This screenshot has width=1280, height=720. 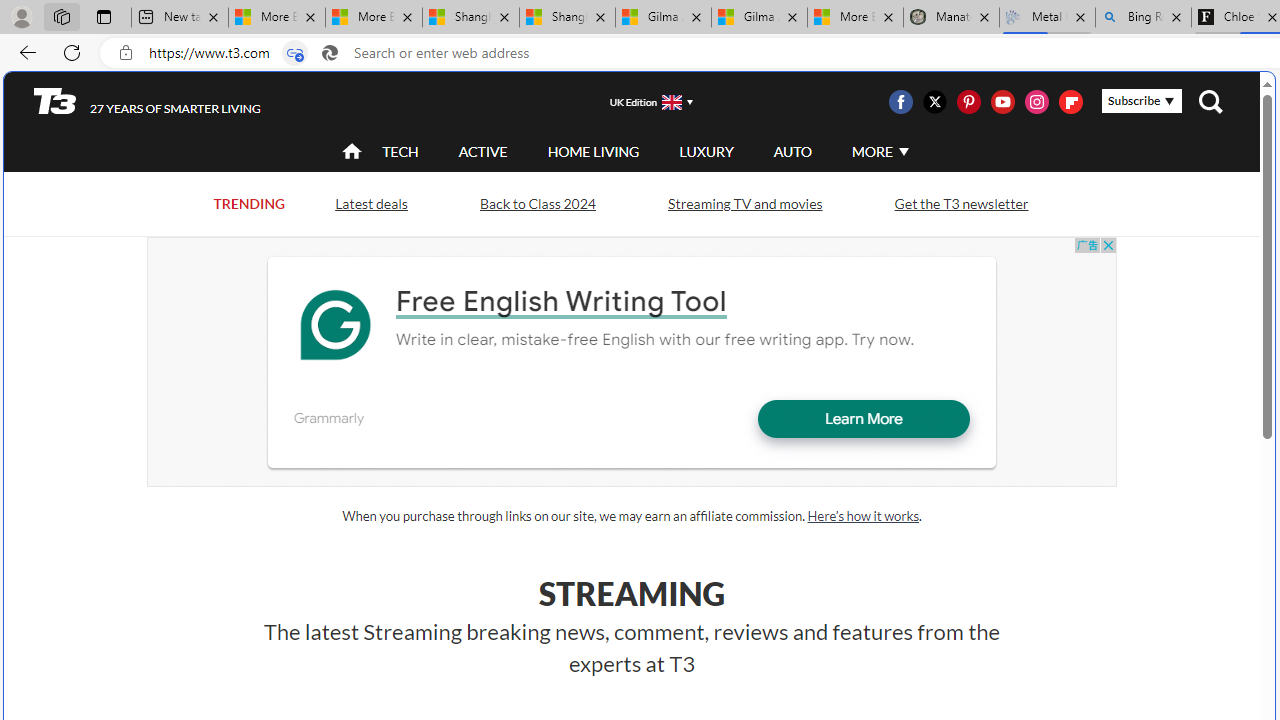 What do you see at coordinates (950, 17) in the screenshot?
I see `'Manatee Mortality Statistics | FWC'` at bounding box center [950, 17].